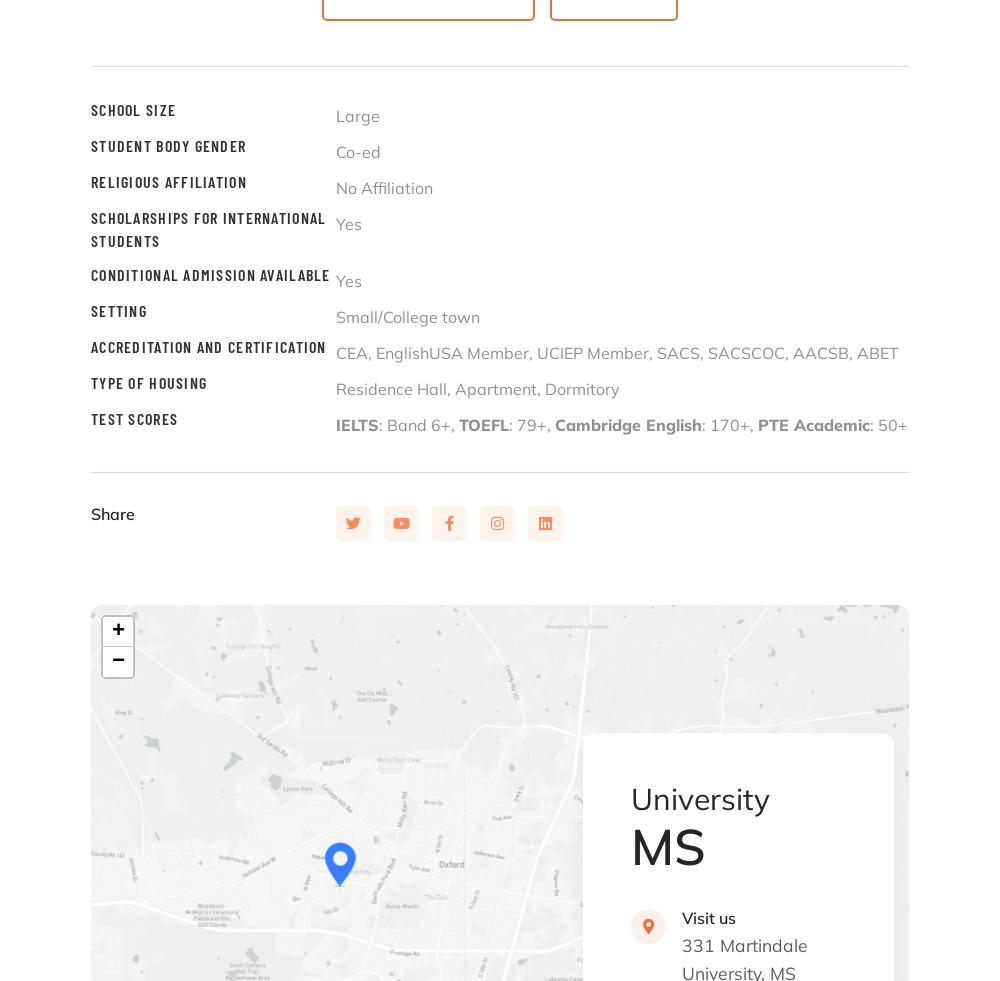 This screenshot has height=981, width=1000. What do you see at coordinates (112, 514) in the screenshot?
I see `'Share'` at bounding box center [112, 514].